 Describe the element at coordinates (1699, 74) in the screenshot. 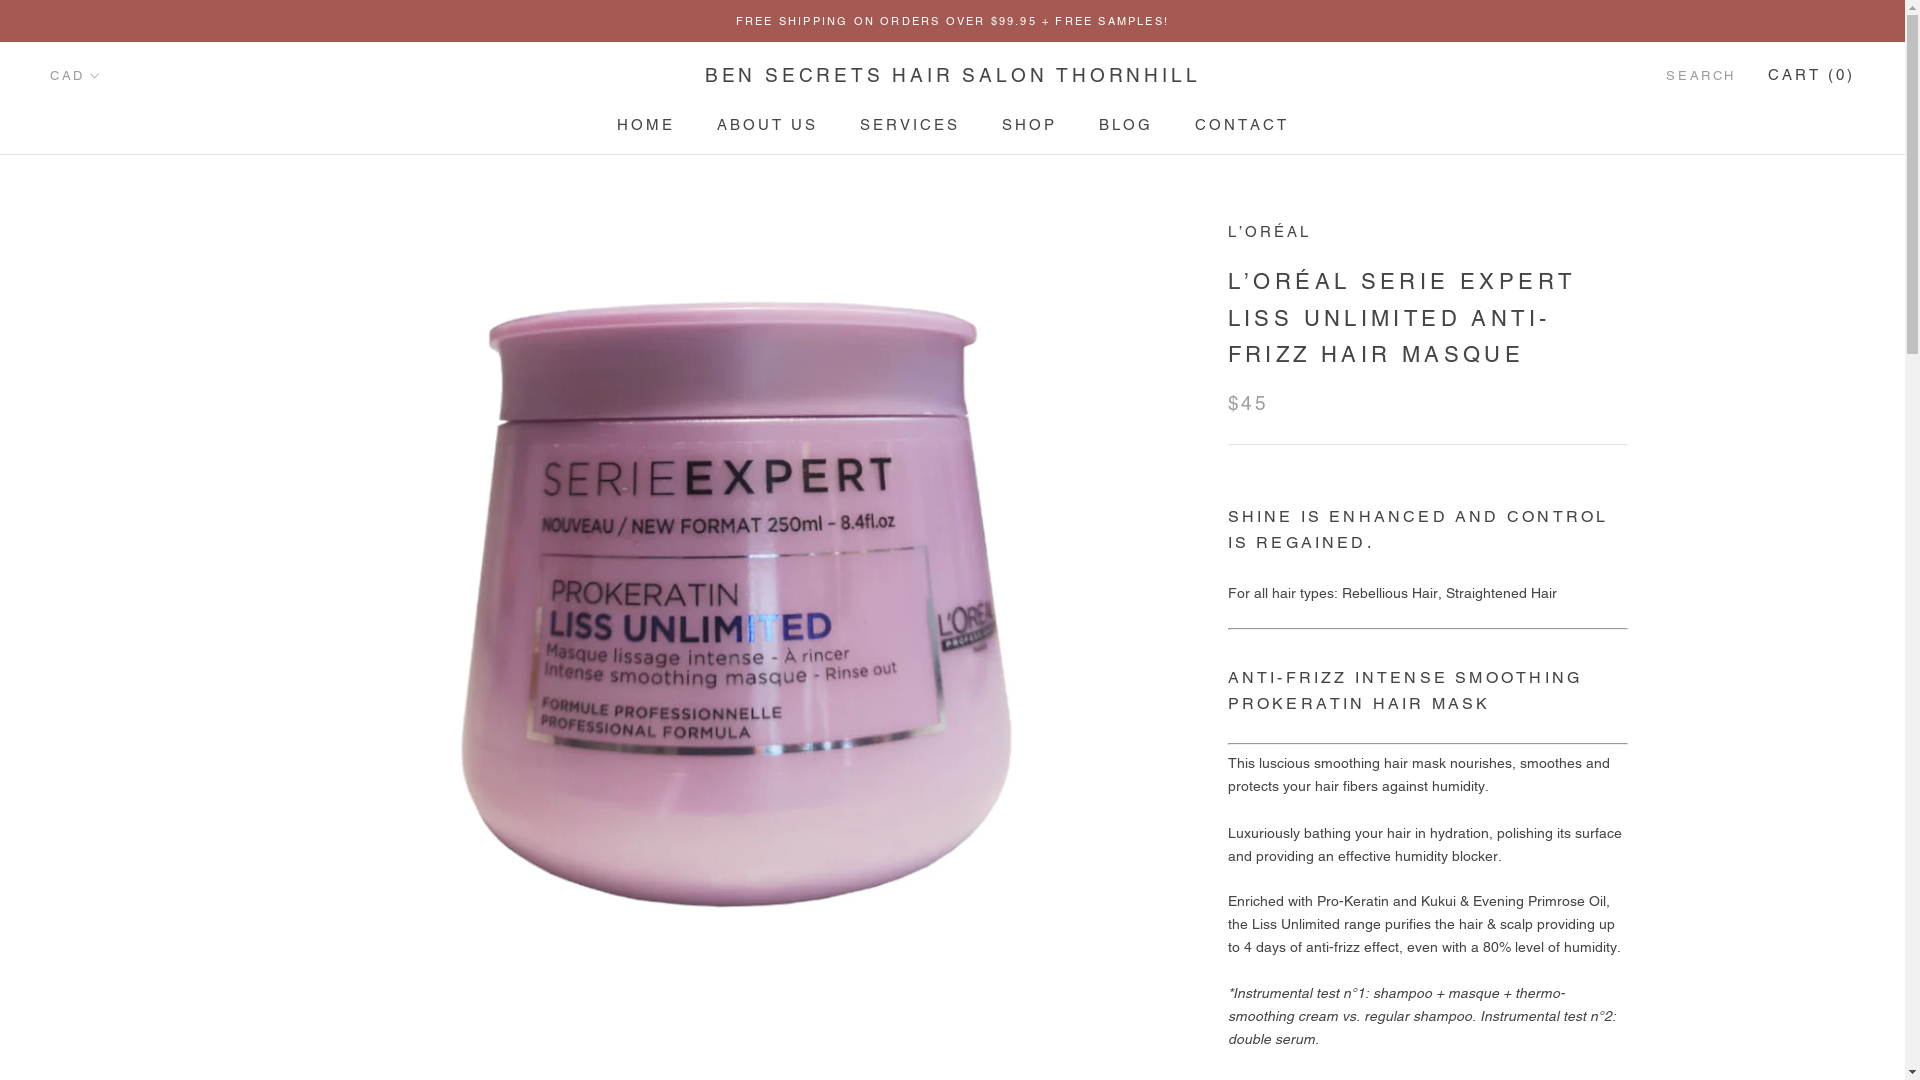

I see `'SEARCH'` at that location.